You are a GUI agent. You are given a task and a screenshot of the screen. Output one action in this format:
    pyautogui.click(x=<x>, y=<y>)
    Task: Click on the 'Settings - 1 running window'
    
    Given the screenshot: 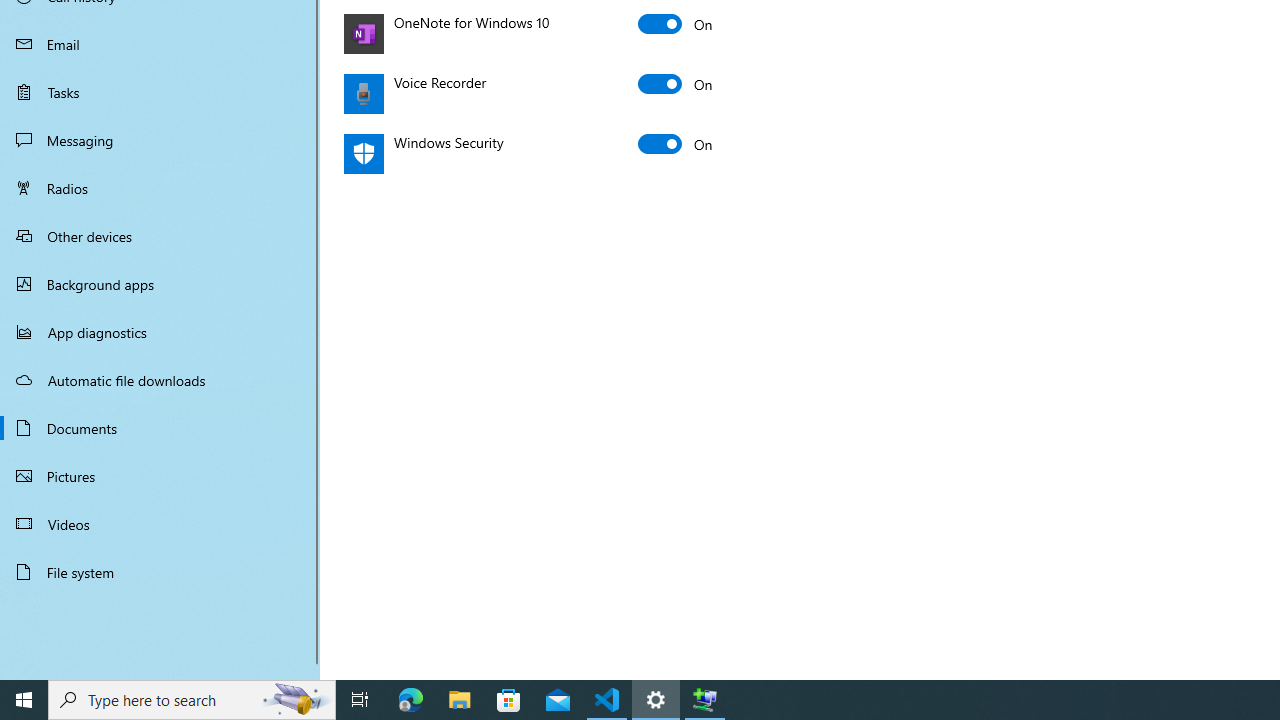 What is the action you would take?
    pyautogui.click(x=656, y=698)
    